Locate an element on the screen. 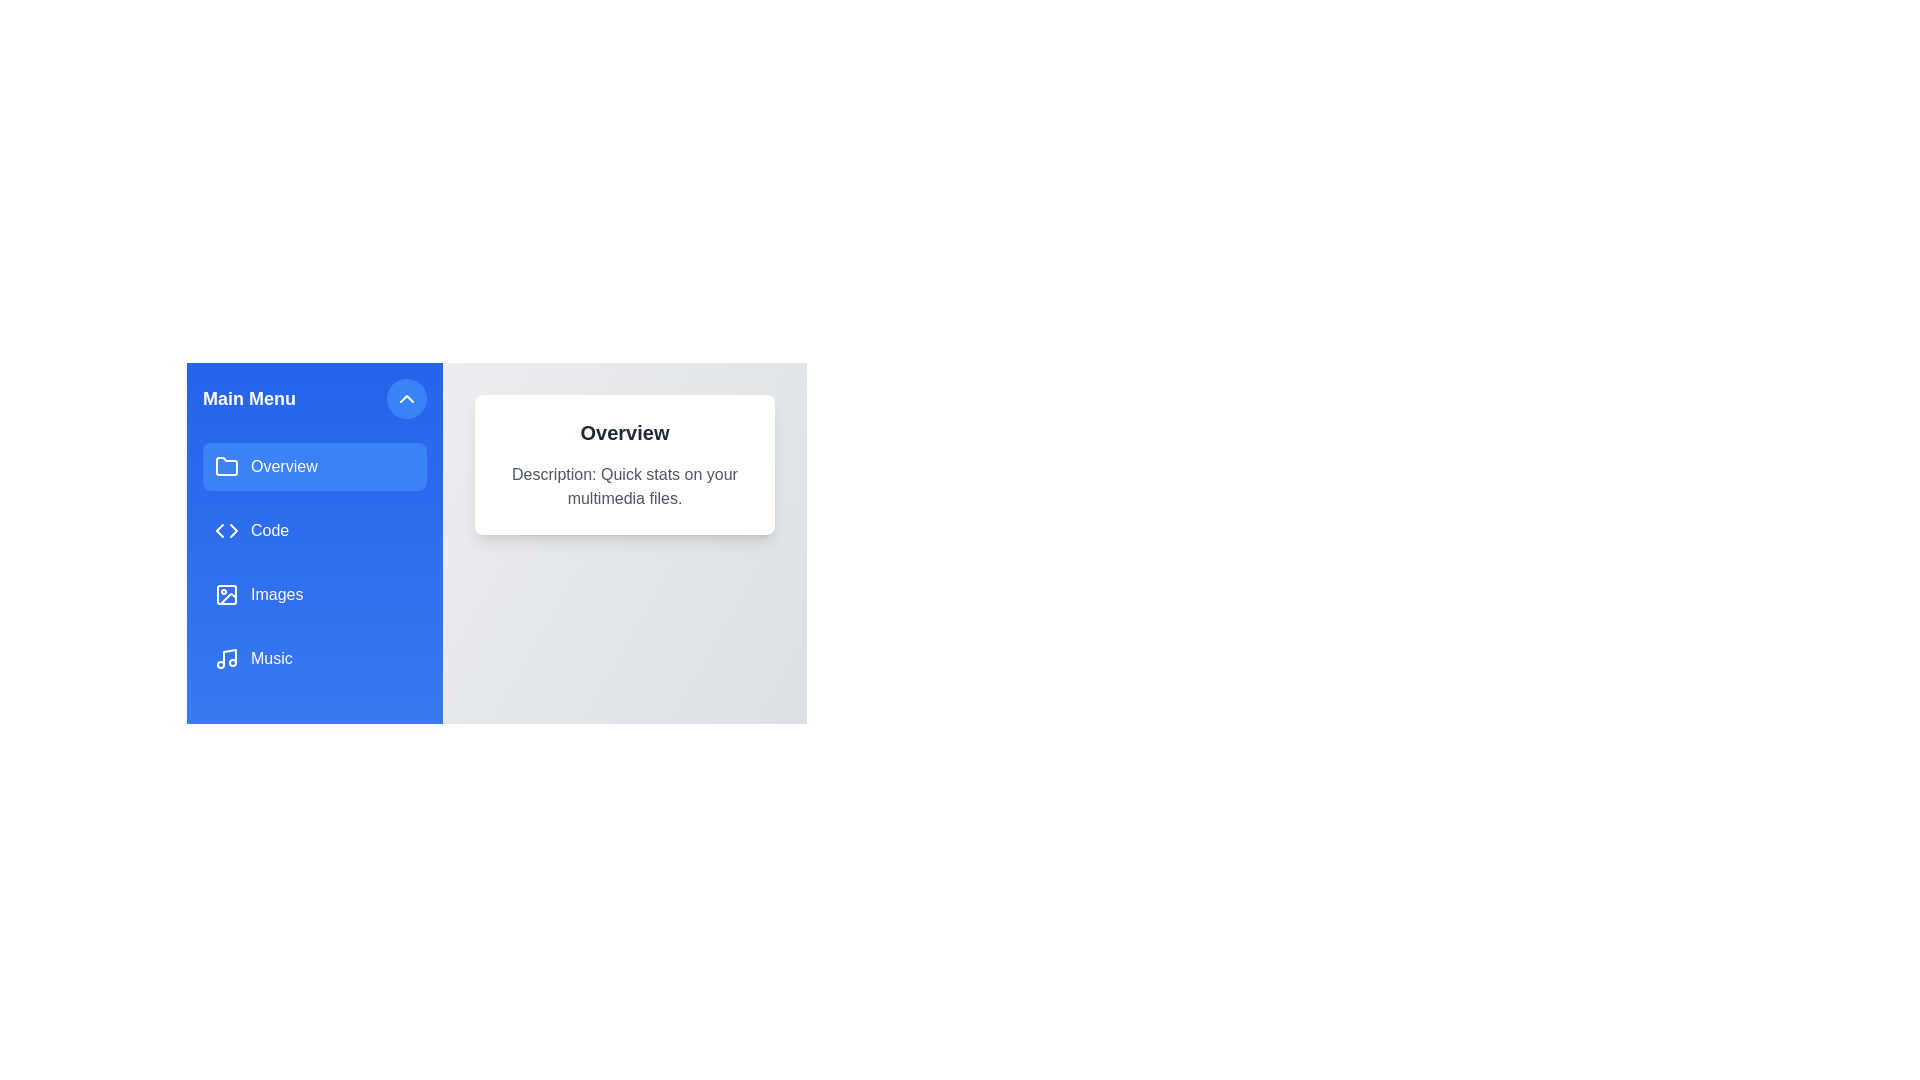  the 'Code' button, which is the second item in the vertical list of menu options in the sidebar is located at coordinates (314, 530).